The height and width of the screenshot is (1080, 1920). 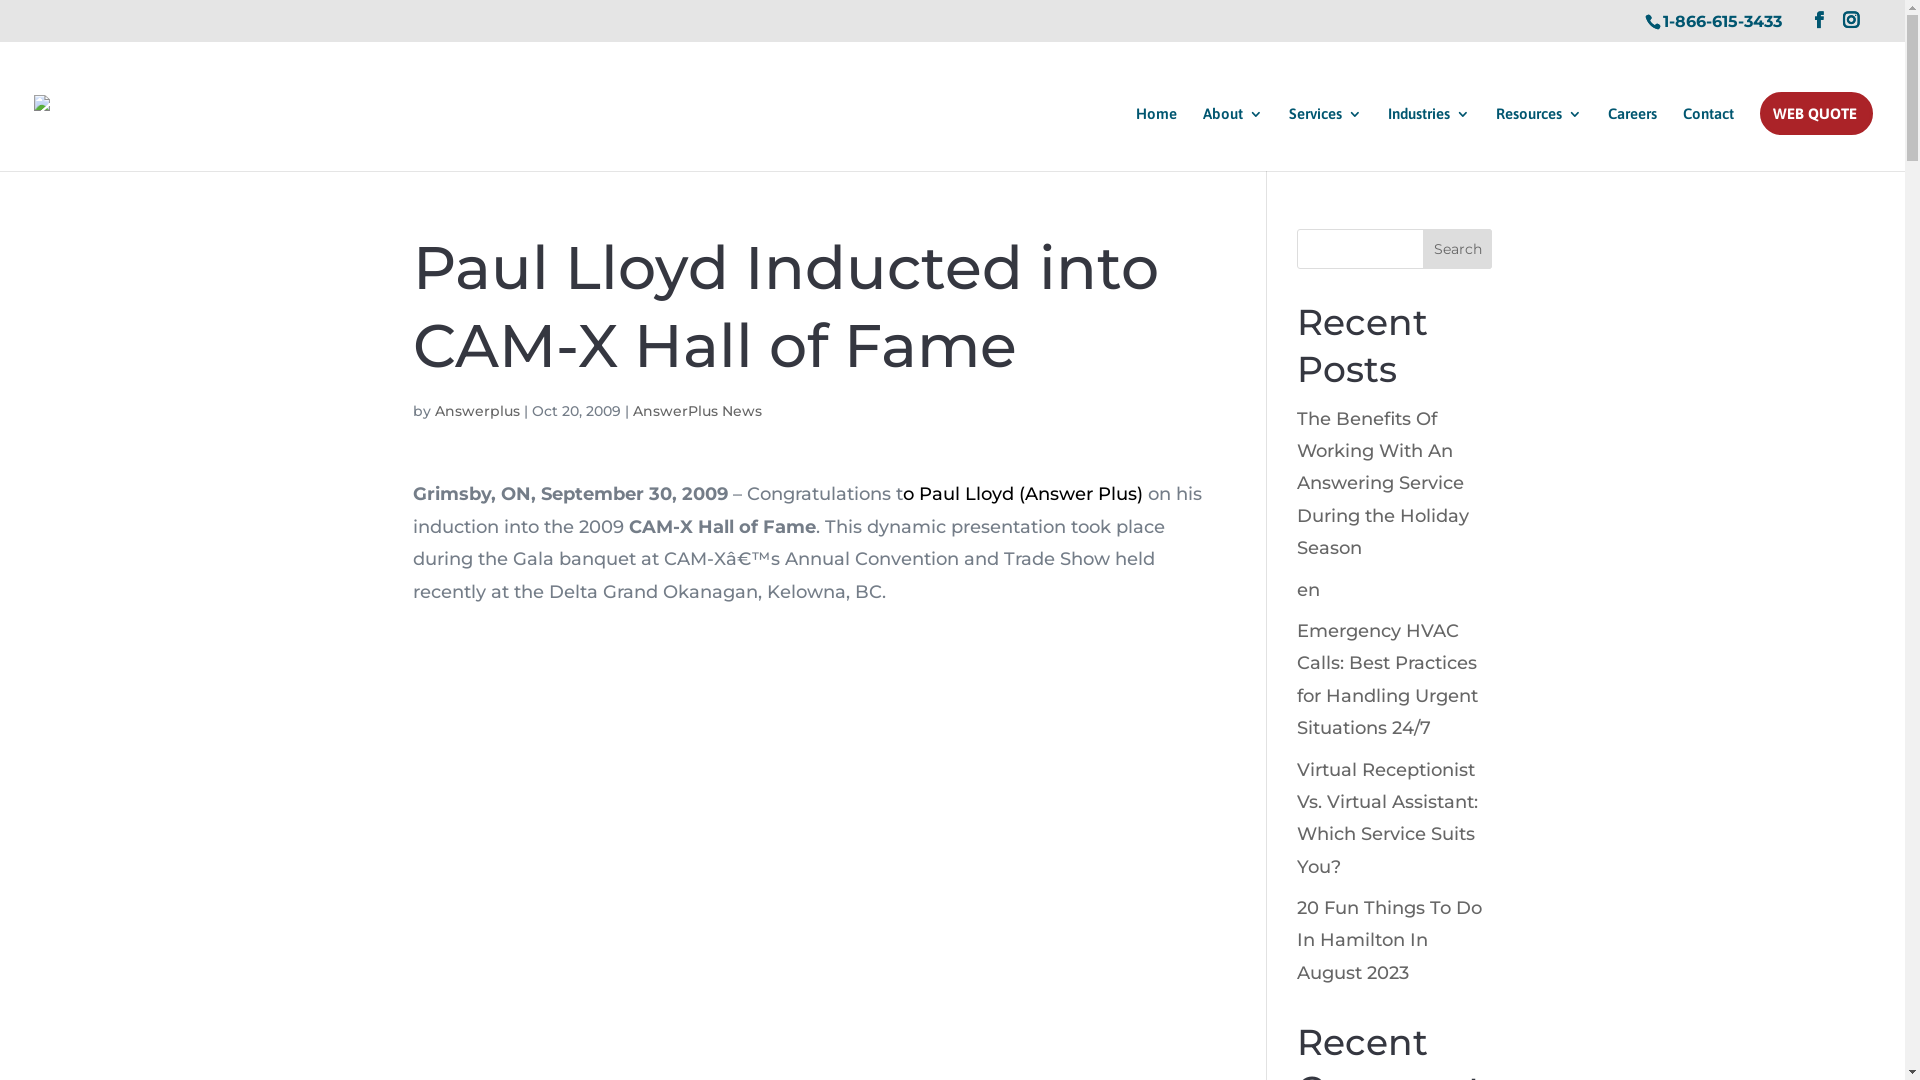 I want to click on 'Careers', so click(x=1632, y=137).